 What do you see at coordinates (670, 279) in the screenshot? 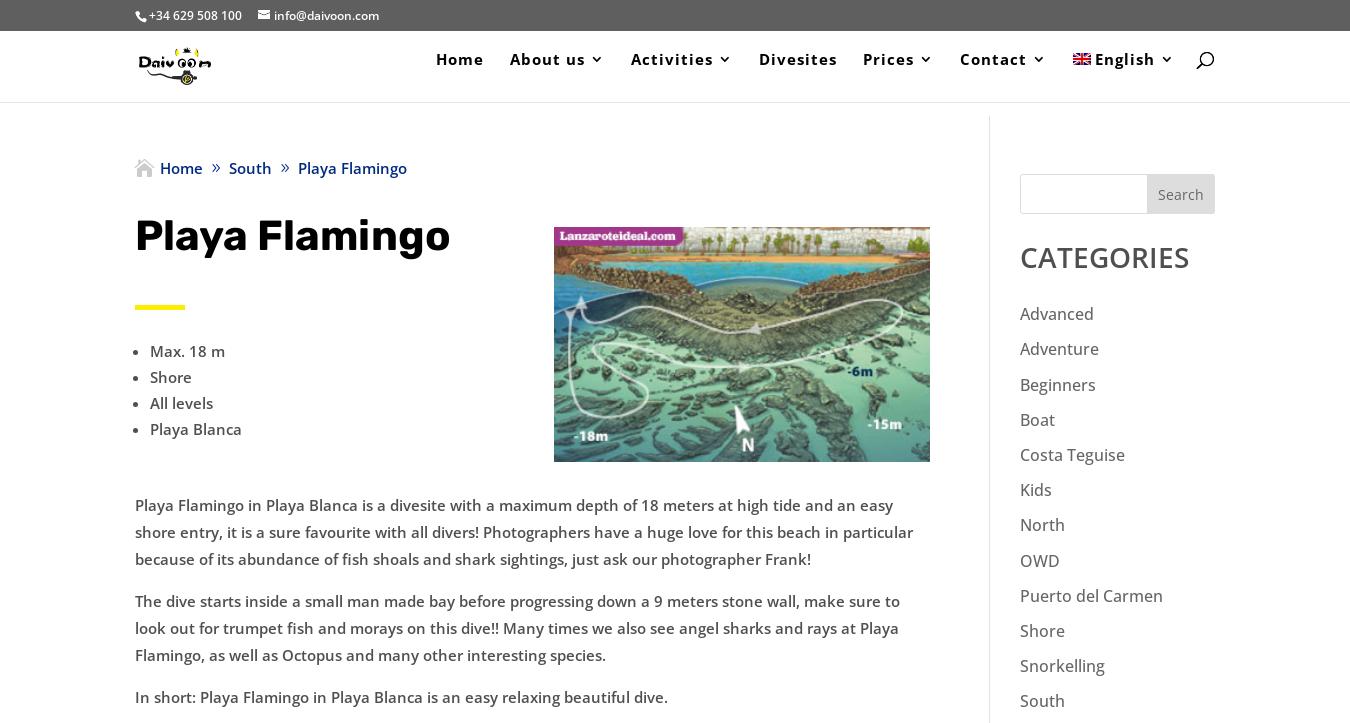
I see `'Guided dives'` at bounding box center [670, 279].